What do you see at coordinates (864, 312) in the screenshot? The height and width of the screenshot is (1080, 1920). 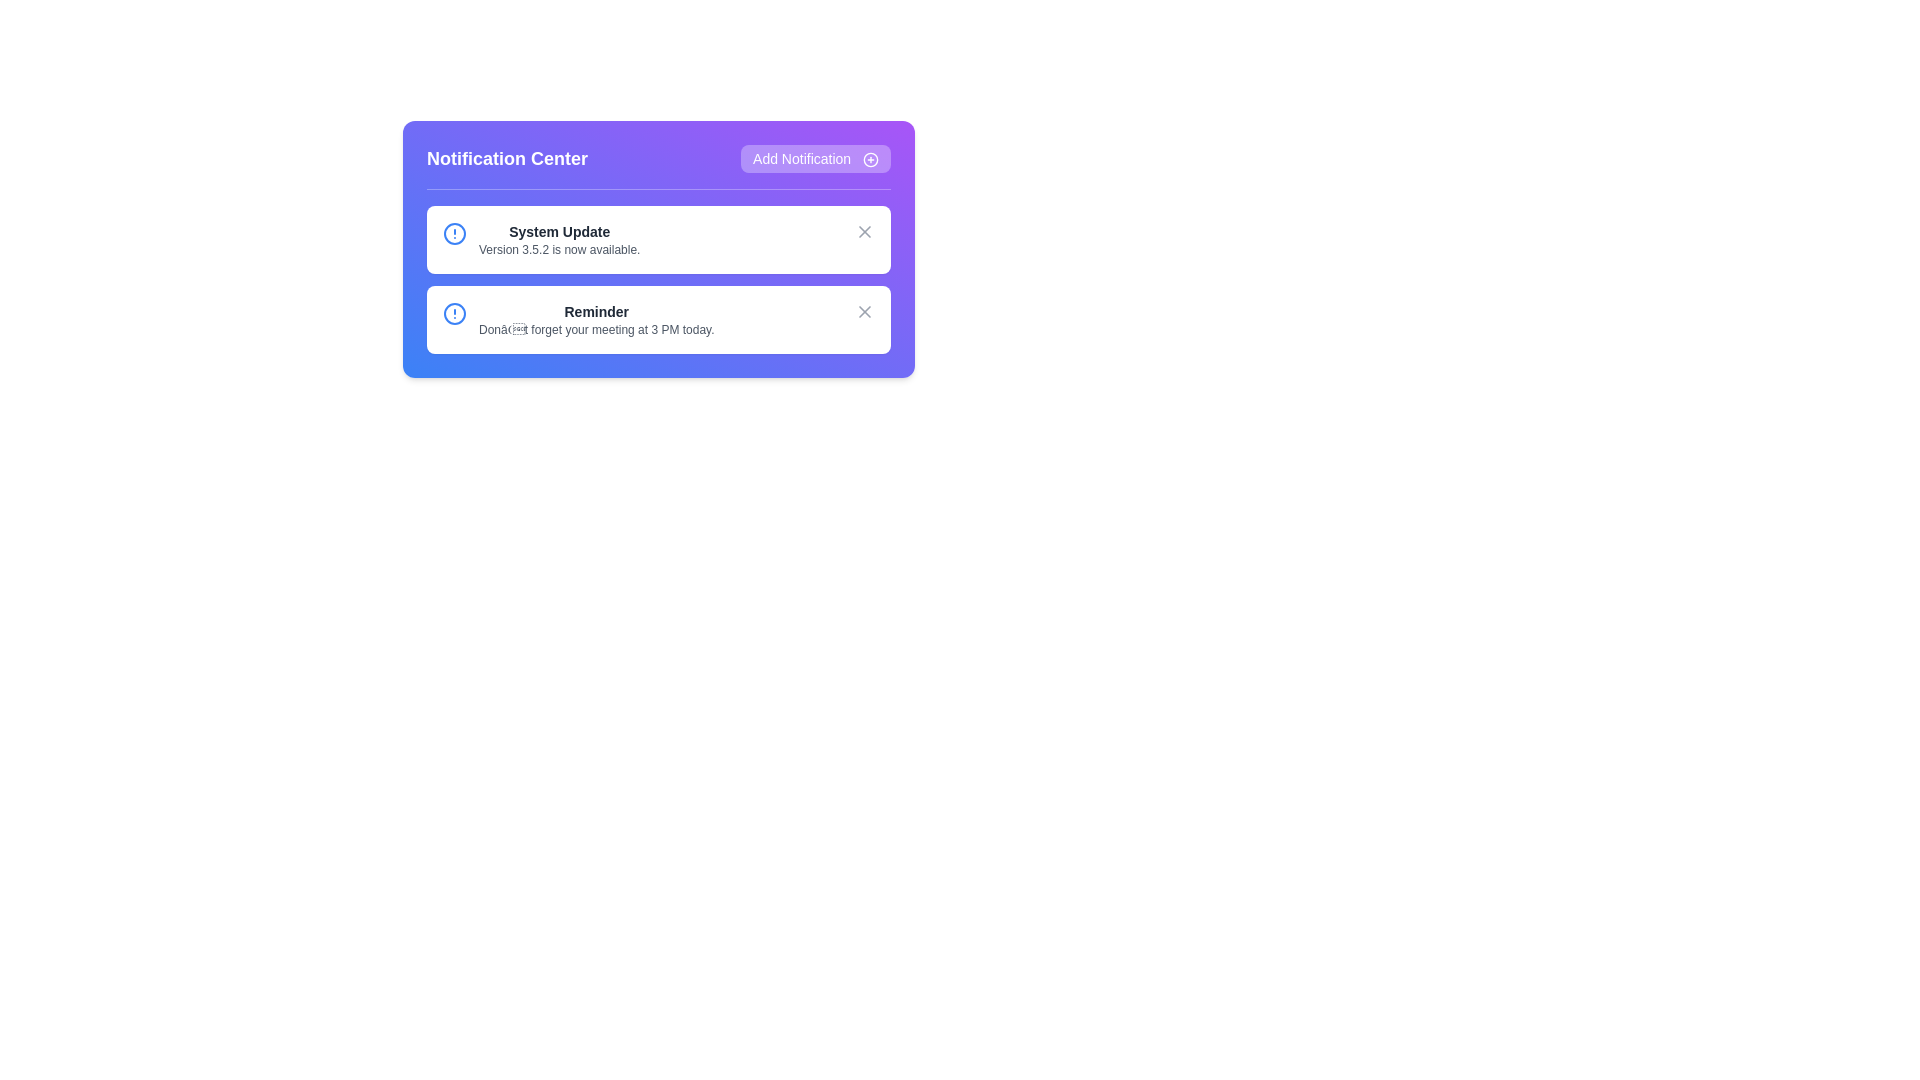 I see `the dismiss button of the 'Reminder' notification that contains the text 'Don’t forget your meeting at 3 PM today' to change its color` at bounding box center [864, 312].